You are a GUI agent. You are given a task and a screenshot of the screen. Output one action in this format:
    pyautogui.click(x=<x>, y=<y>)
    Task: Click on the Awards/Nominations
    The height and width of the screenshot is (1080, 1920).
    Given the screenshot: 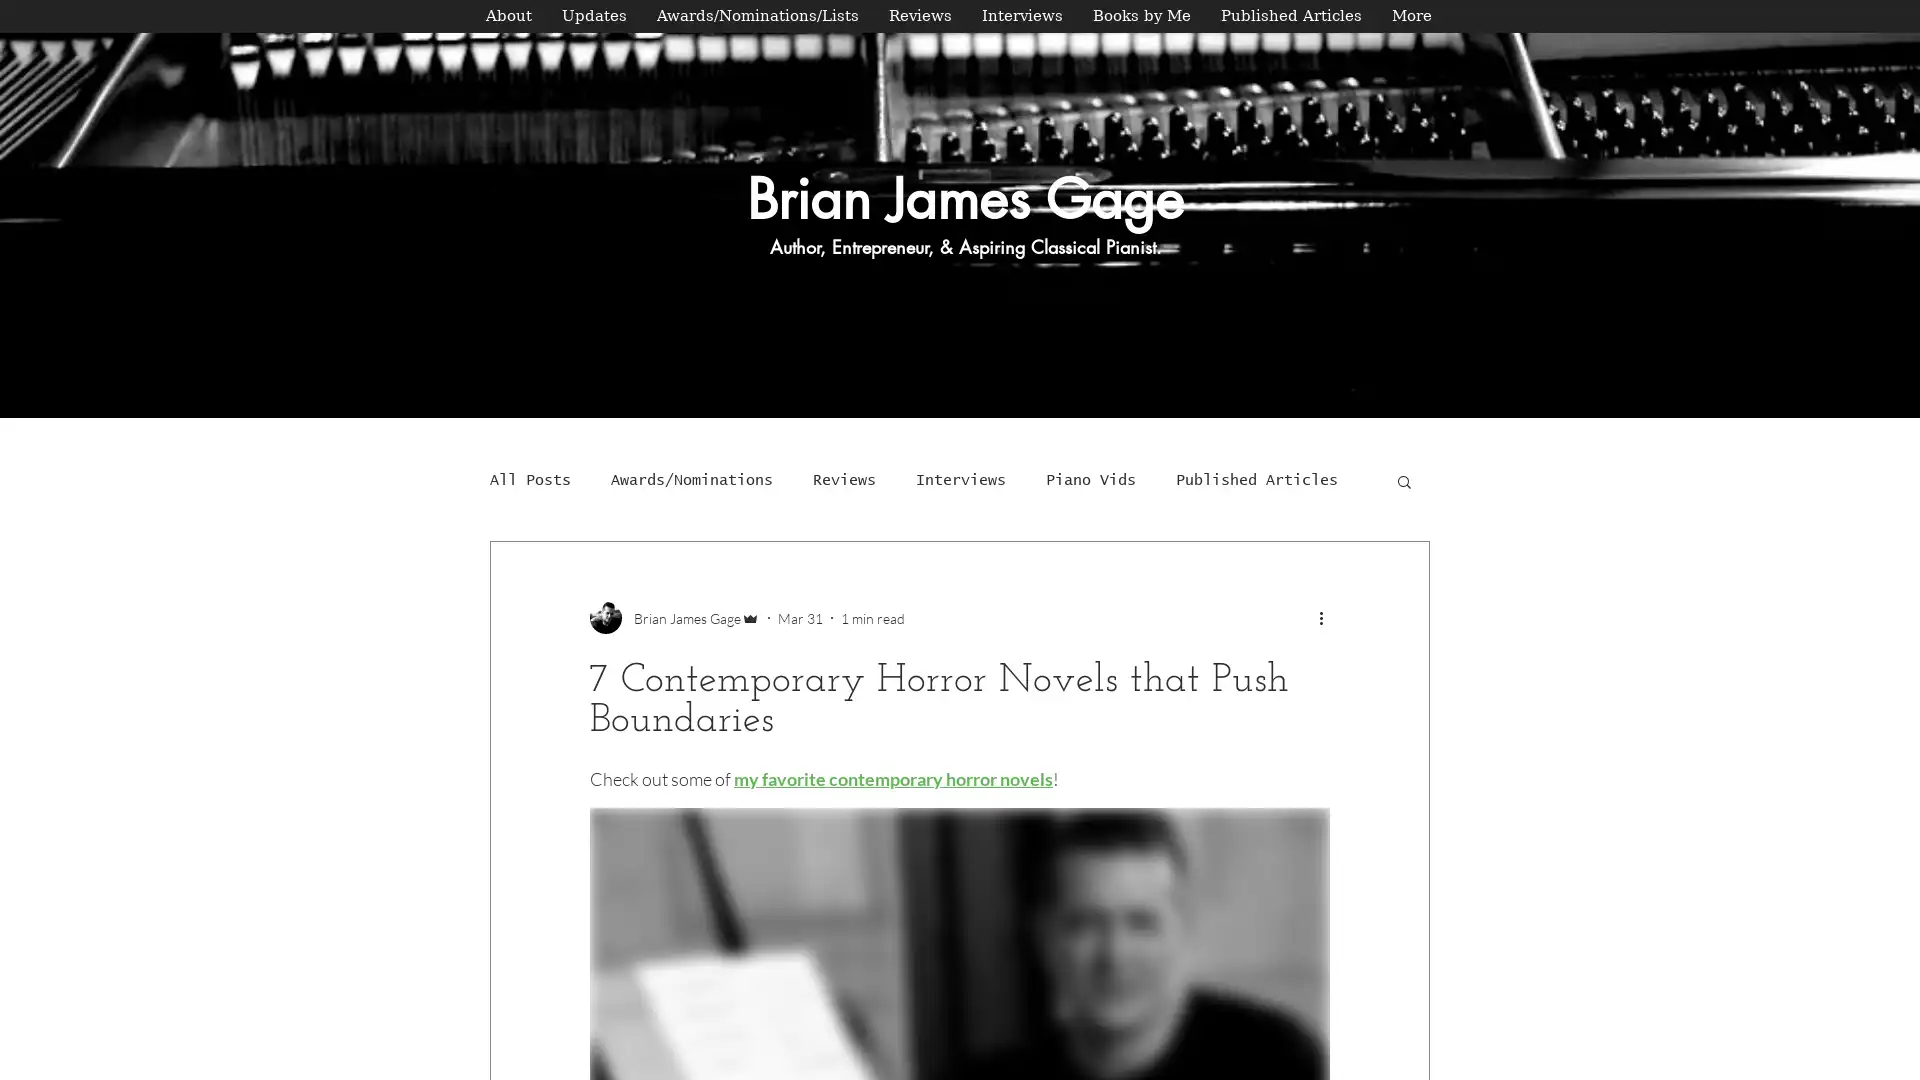 What is the action you would take?
    pyautogui.click(x=691, y=481)
    